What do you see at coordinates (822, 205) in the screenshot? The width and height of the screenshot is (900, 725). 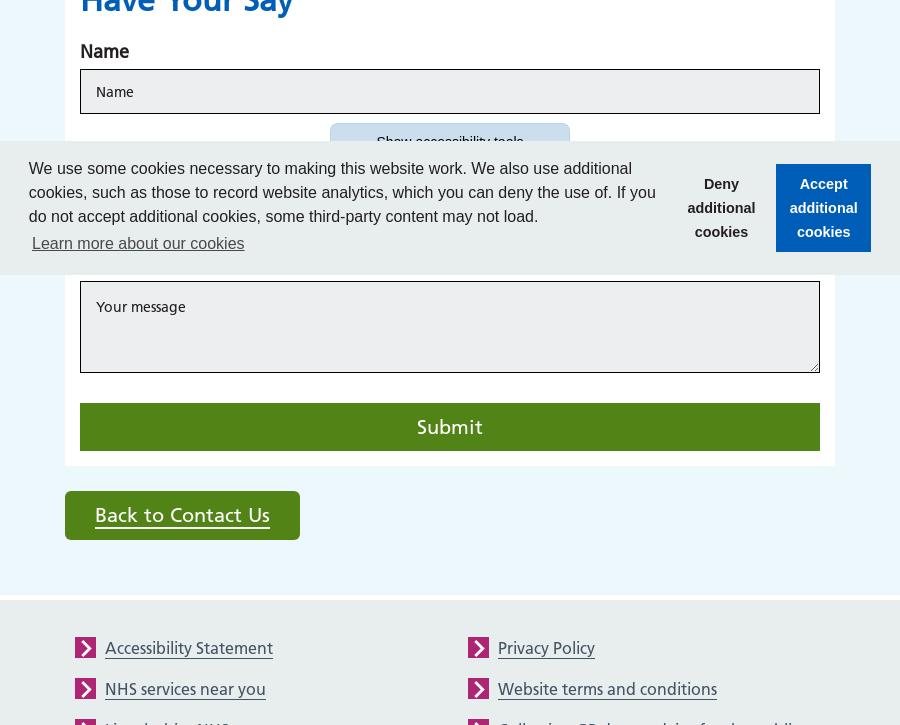 I see `'Accept additional cookies'` at bounding box center [822, 205].